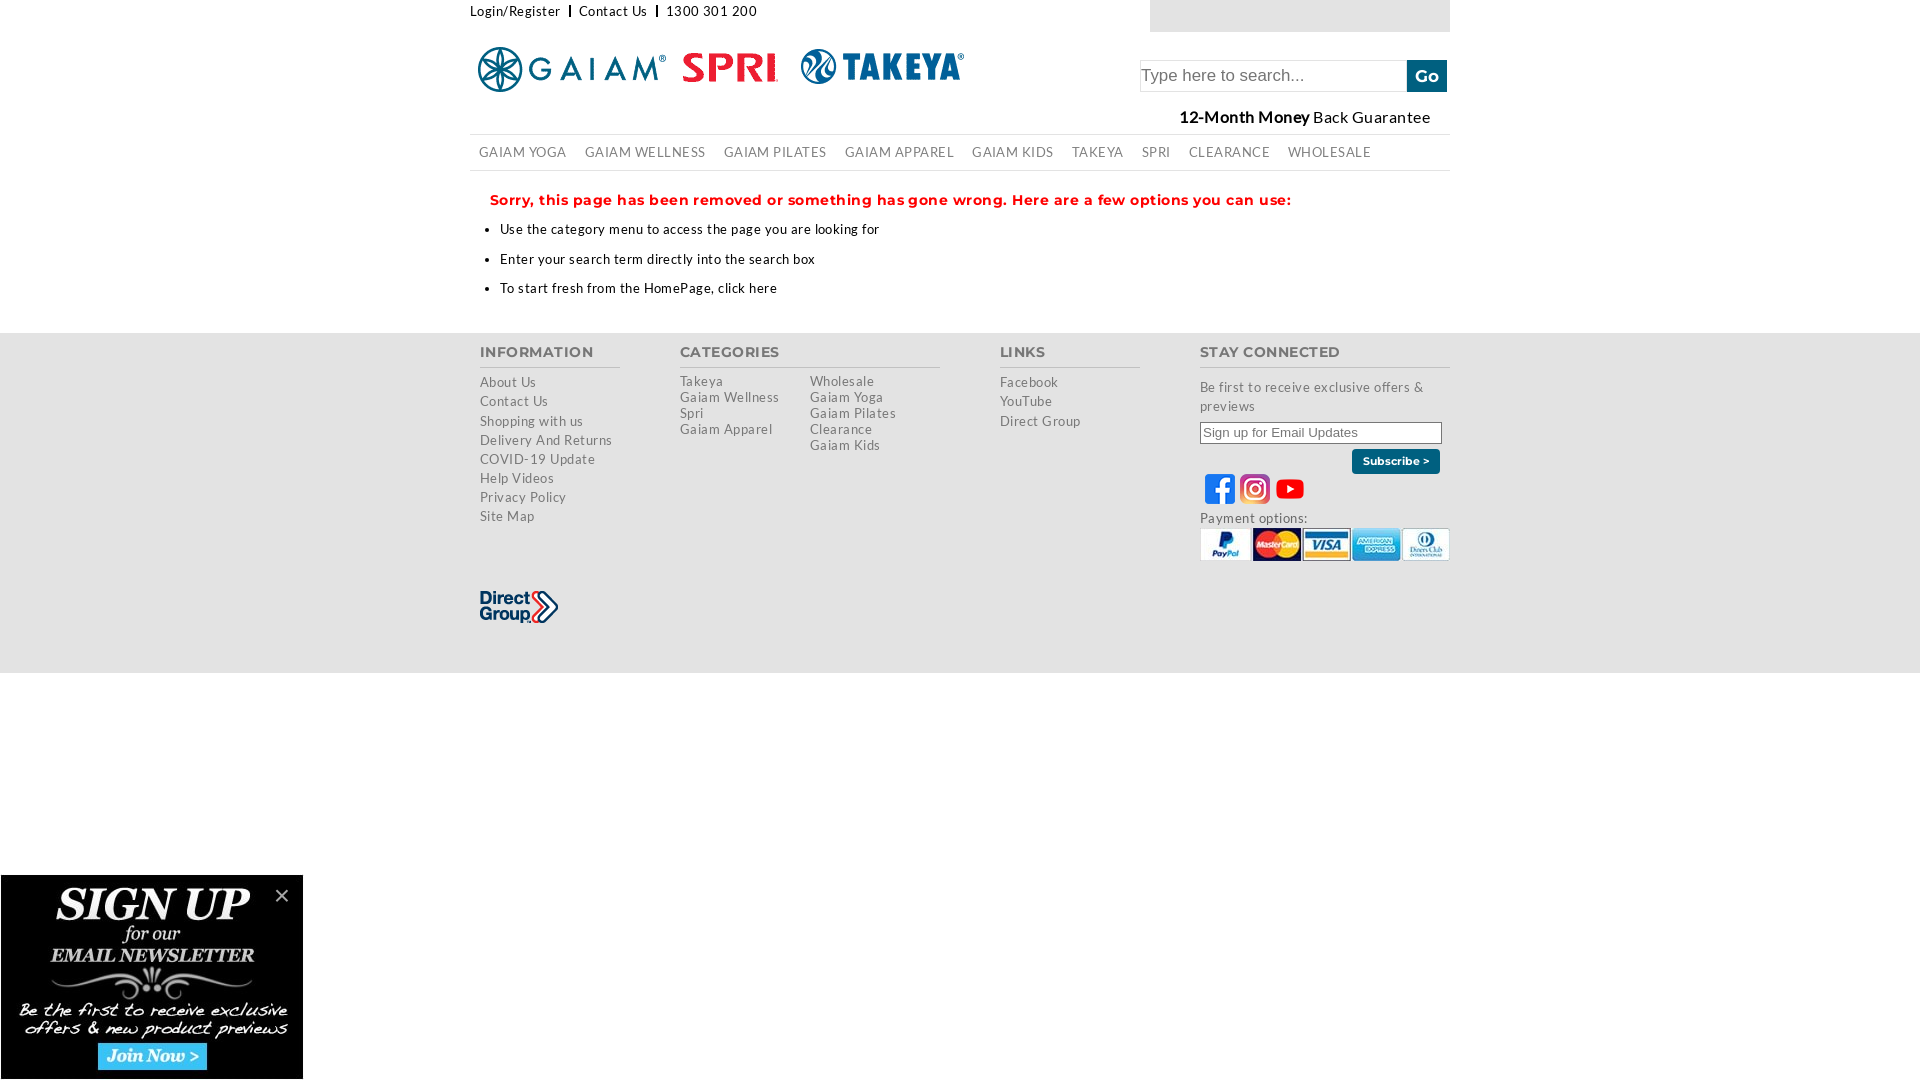 This screenshot has width=1920, height=1080. What do you see at coordinates (762, 288) in the screenshot?
I see `'here'` at bounding box center [762, 288].